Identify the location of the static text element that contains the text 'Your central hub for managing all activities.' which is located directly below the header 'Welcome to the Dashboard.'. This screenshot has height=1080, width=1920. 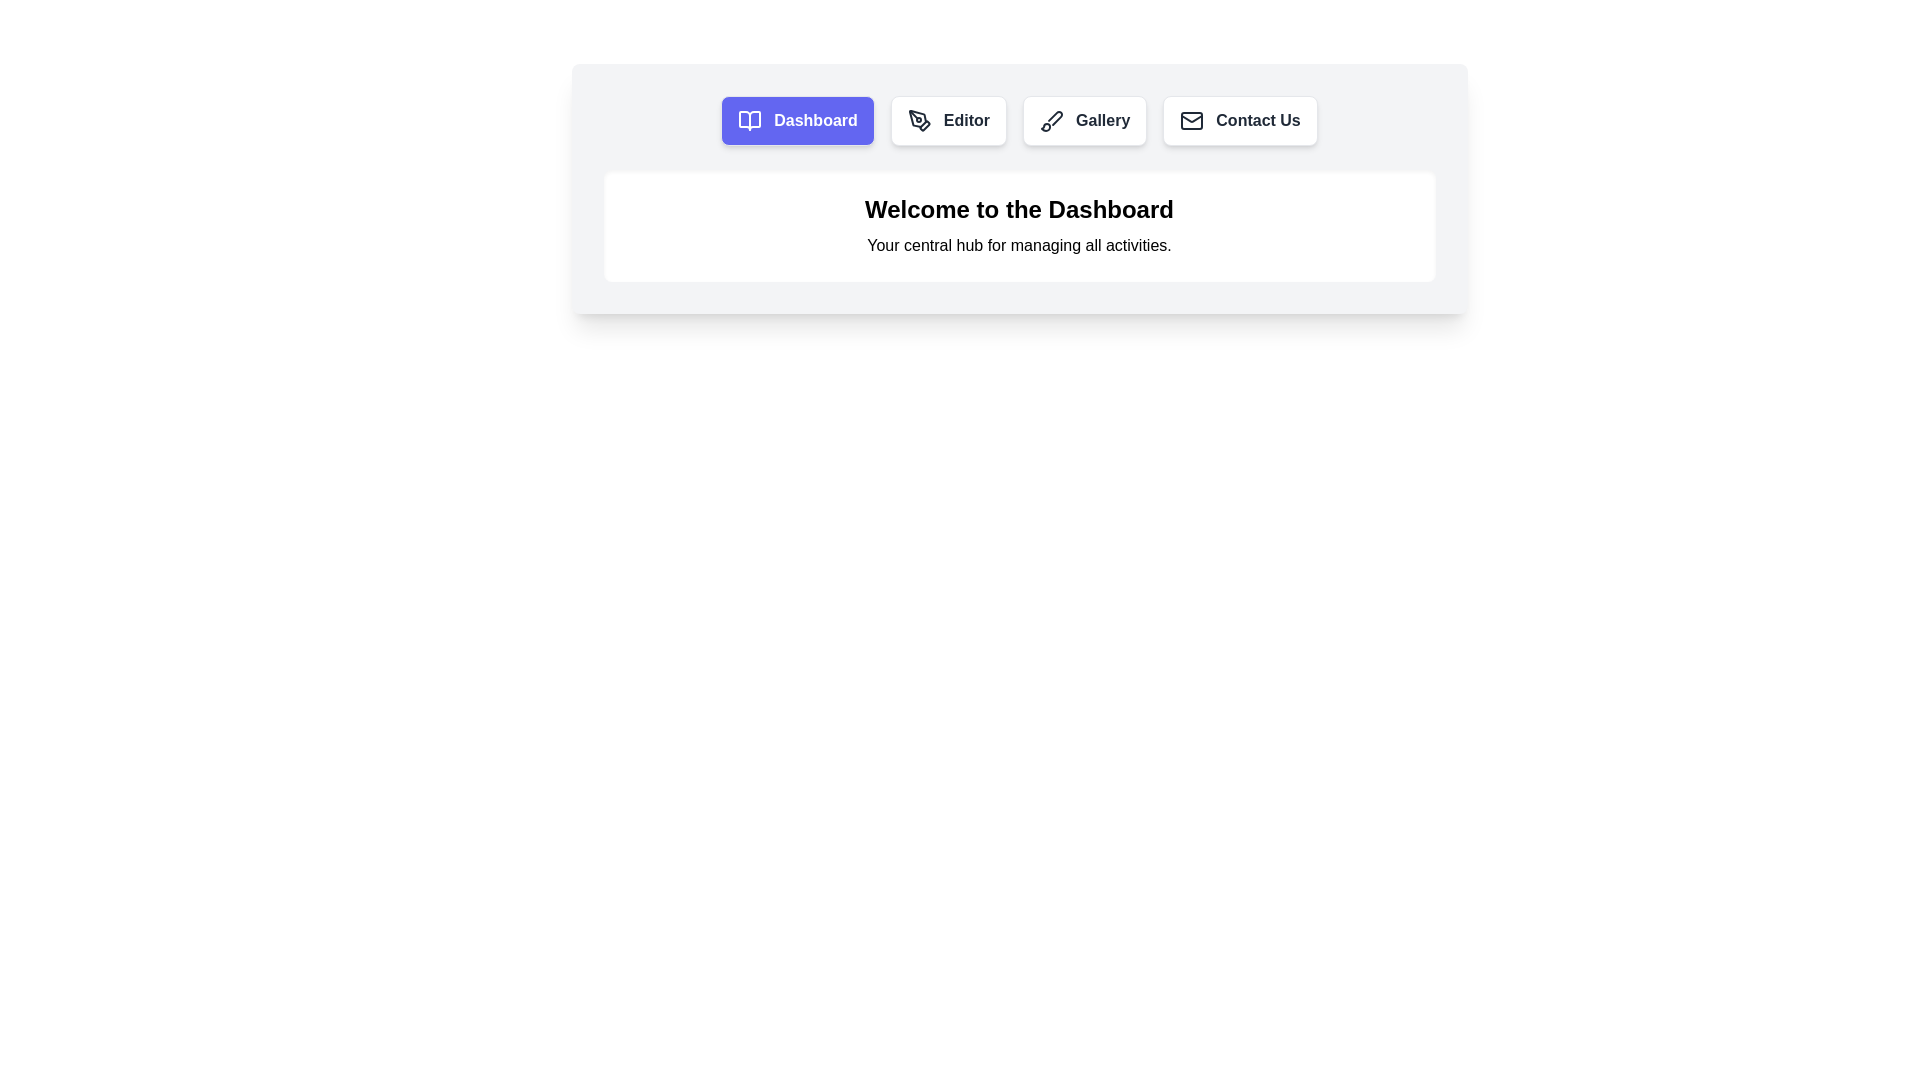
(1019, 245).